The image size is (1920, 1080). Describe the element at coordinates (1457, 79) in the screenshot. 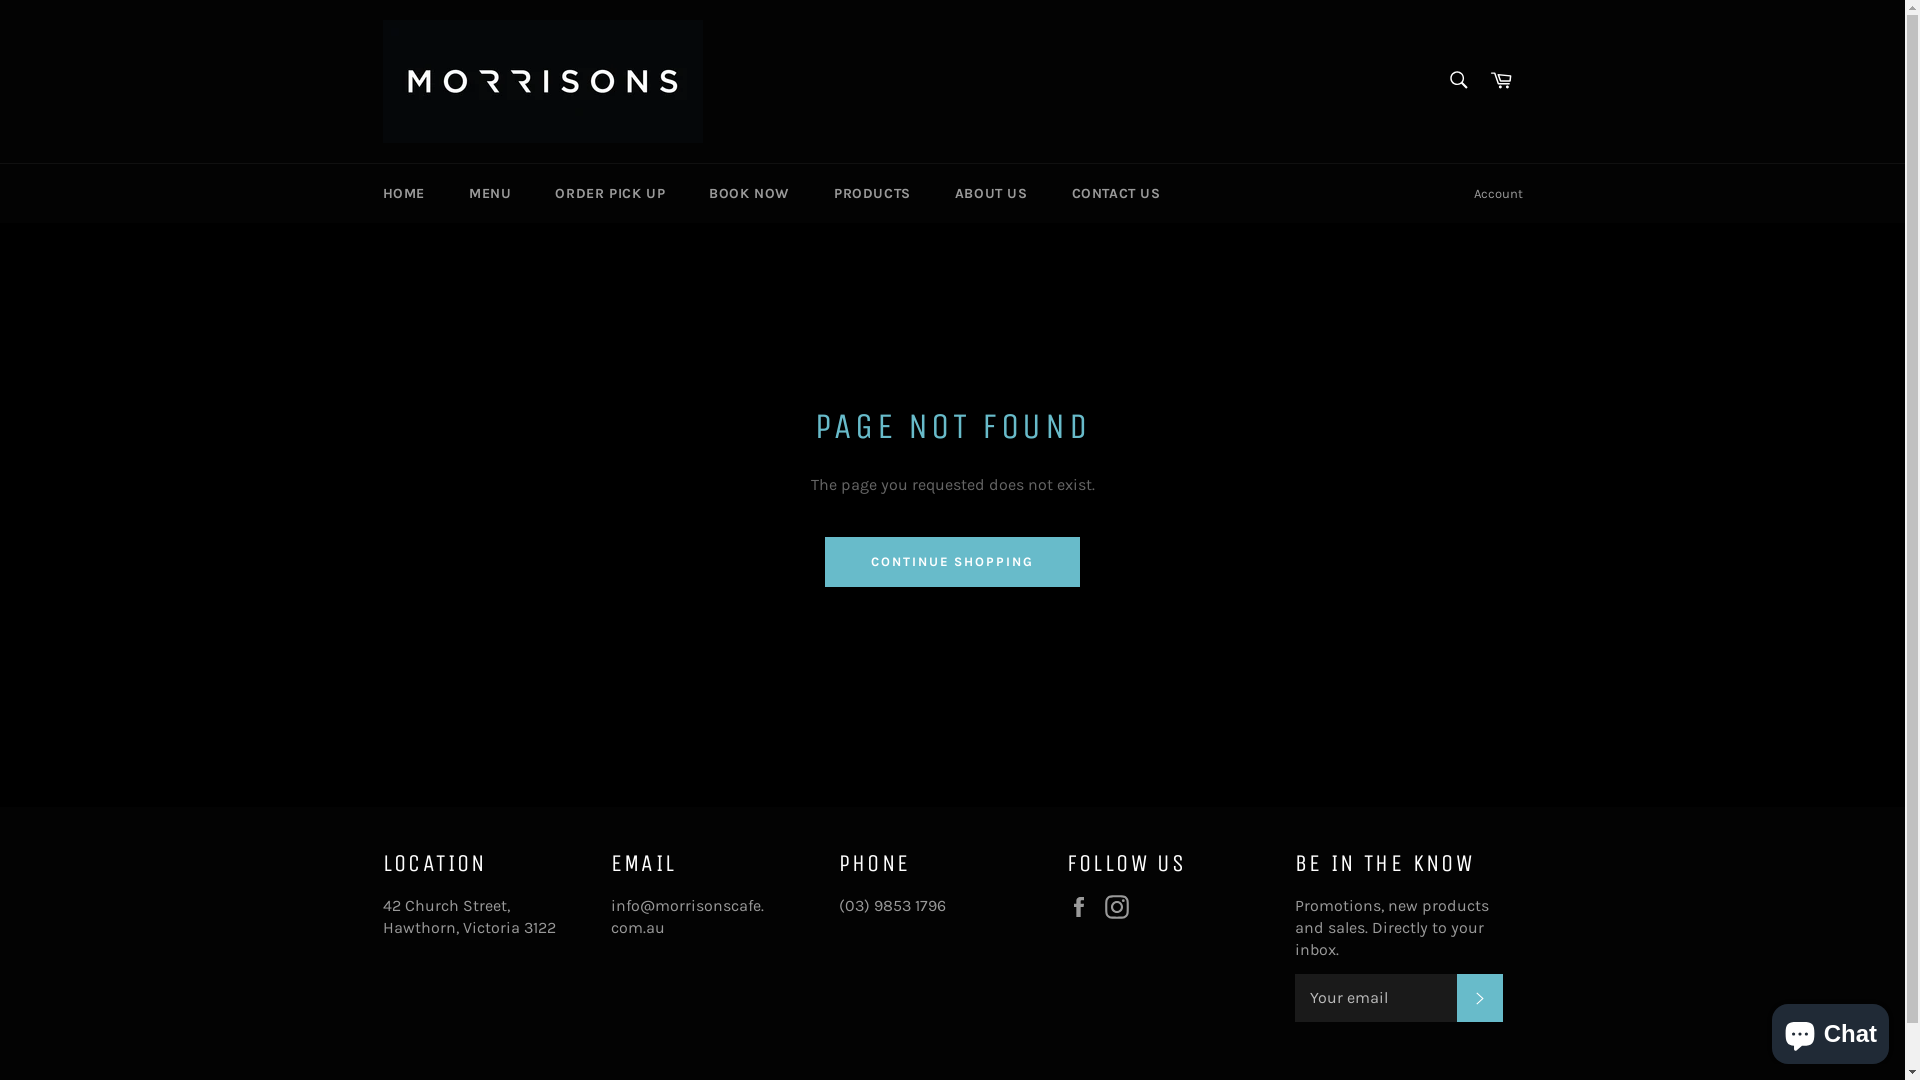

I see `'Search'` at that location.